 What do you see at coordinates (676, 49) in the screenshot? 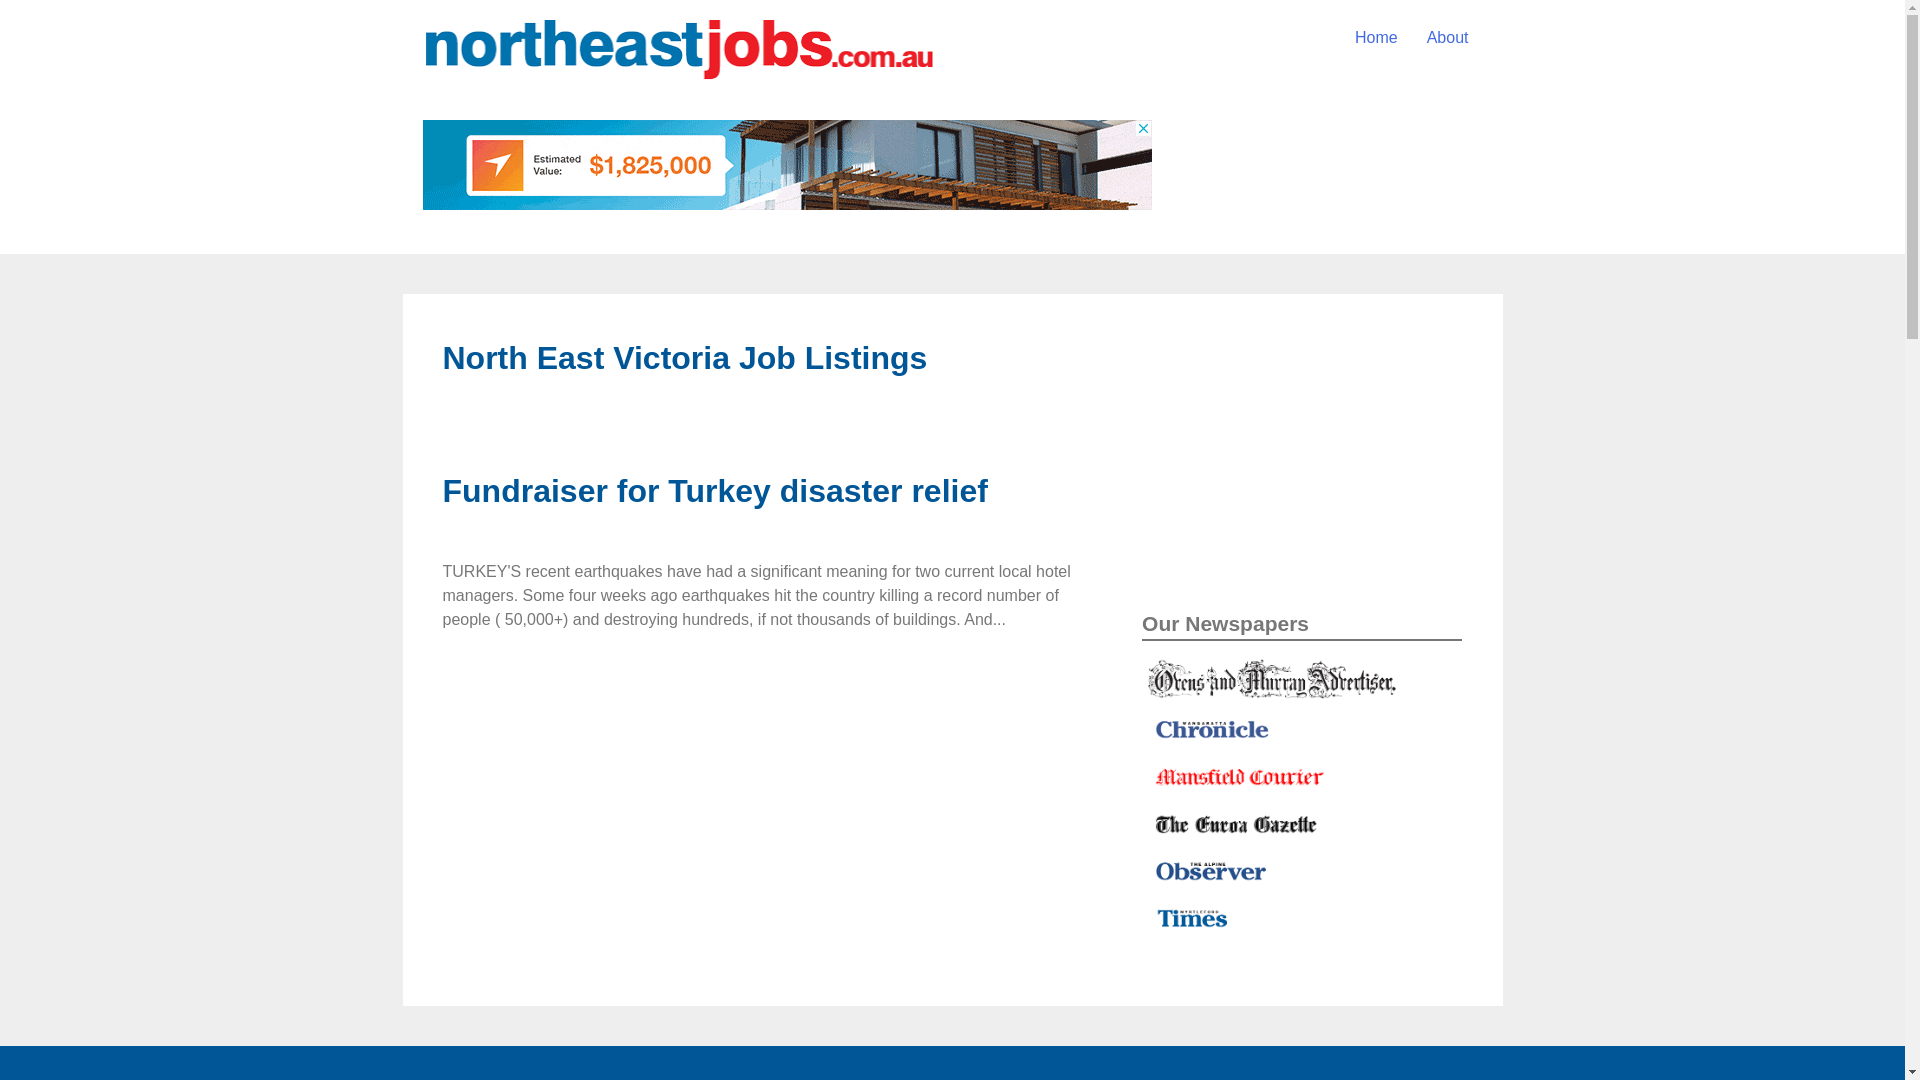
I see `'North-East-Jobs-web-address'` at bounding box center [676, 49].